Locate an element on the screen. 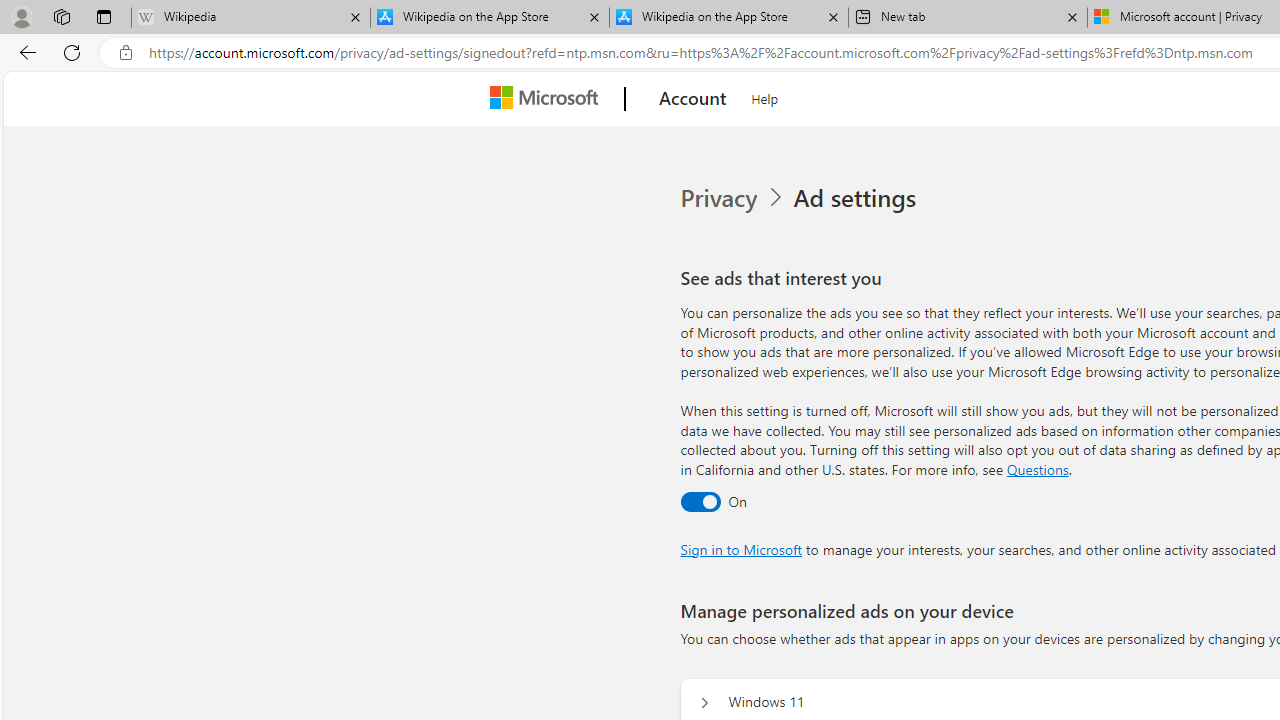  'Account' is located at coordinates (693, 99).